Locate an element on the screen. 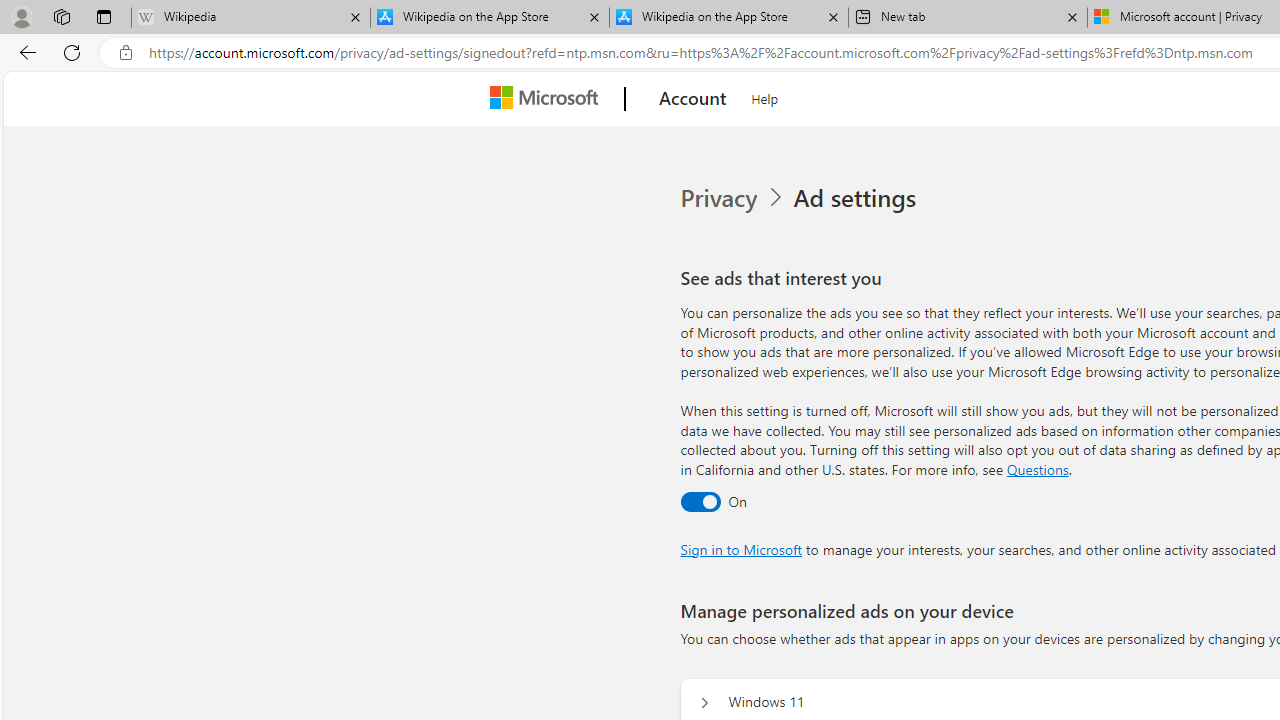  'Account' is located at coordinates (693, 99).